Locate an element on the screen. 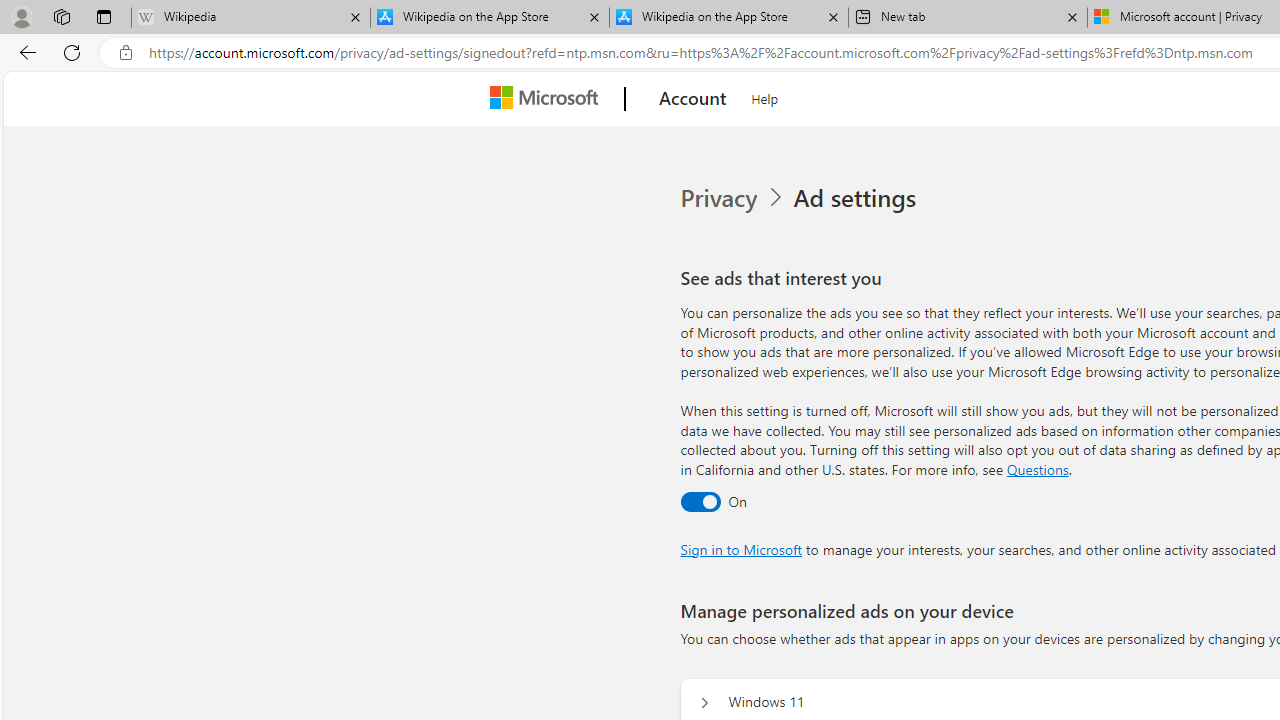  'Account' is located at coordinates (693, 99).